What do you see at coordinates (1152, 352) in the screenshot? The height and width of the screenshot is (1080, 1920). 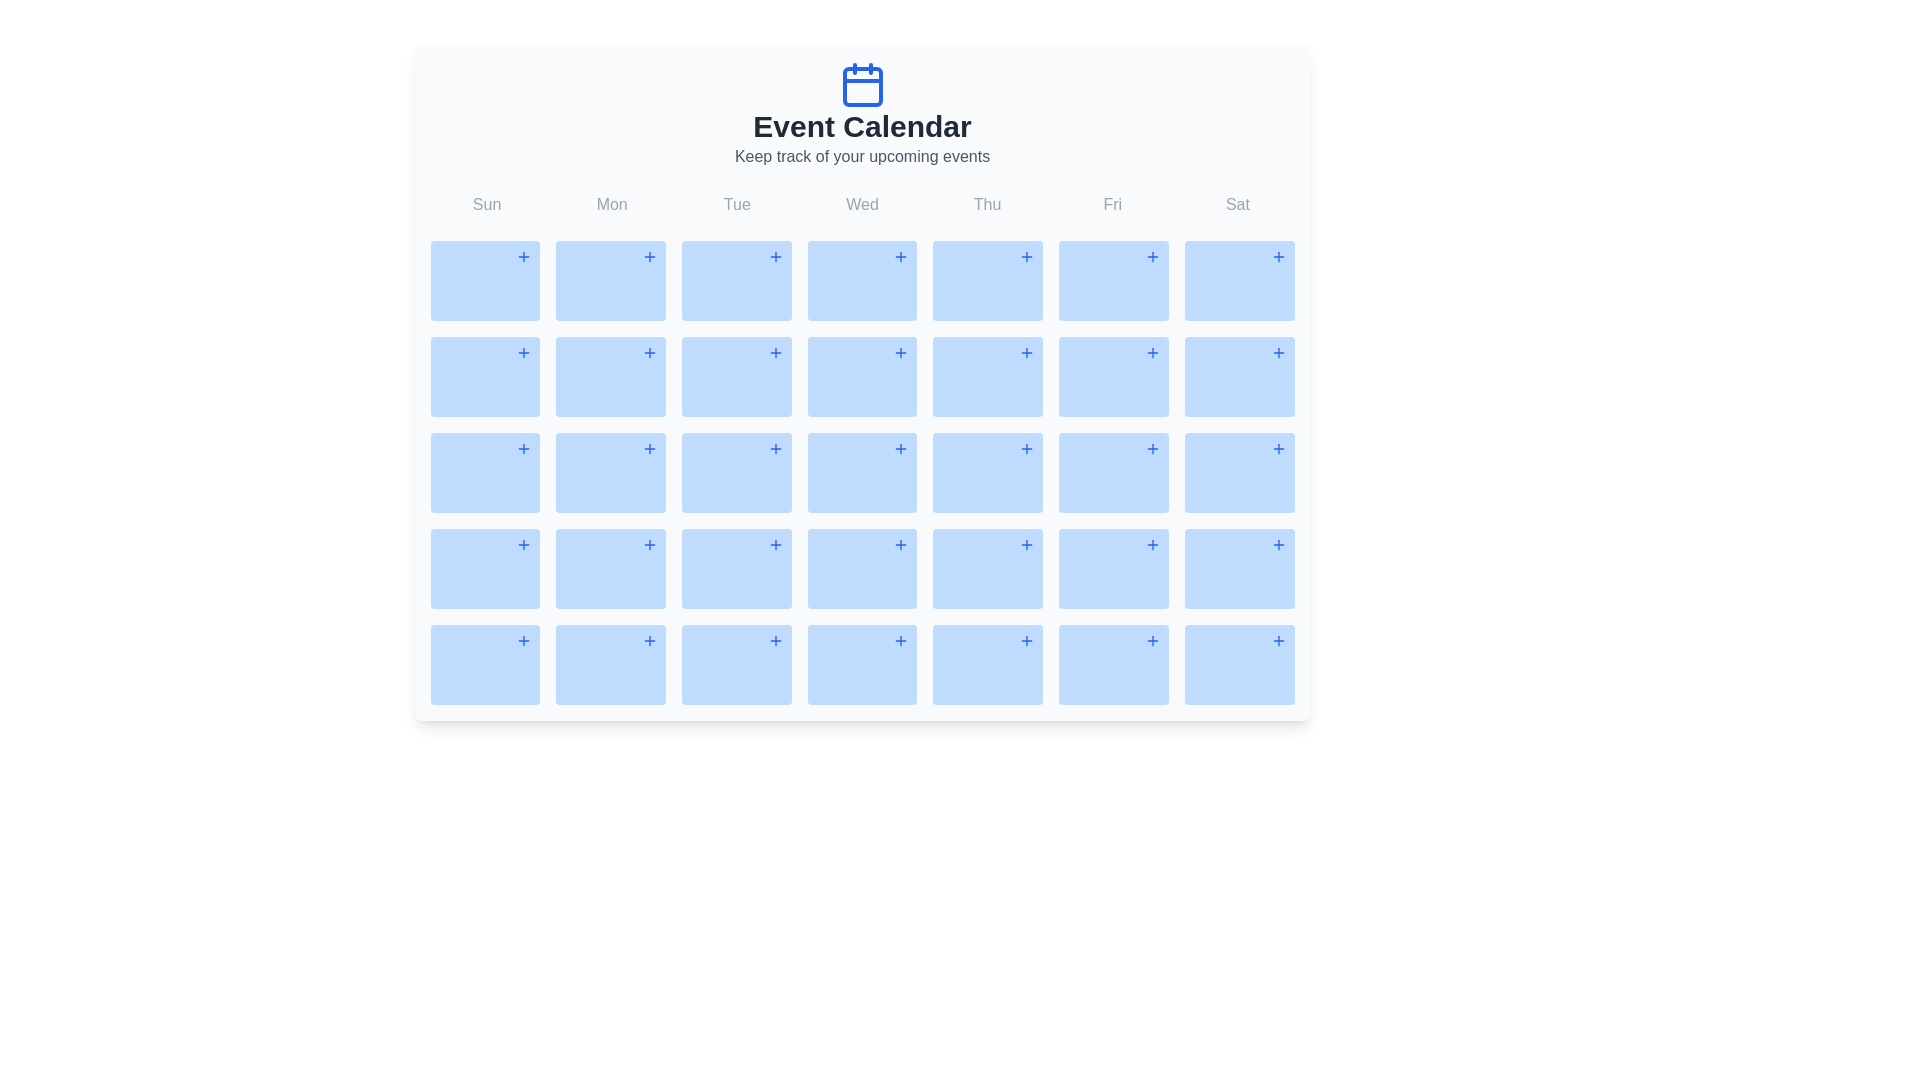 I see `the blue 'plus' icon button located in the top-right corner of the blue square cell in the fifth column of the fourth row` at bounding box center [1152, 352].